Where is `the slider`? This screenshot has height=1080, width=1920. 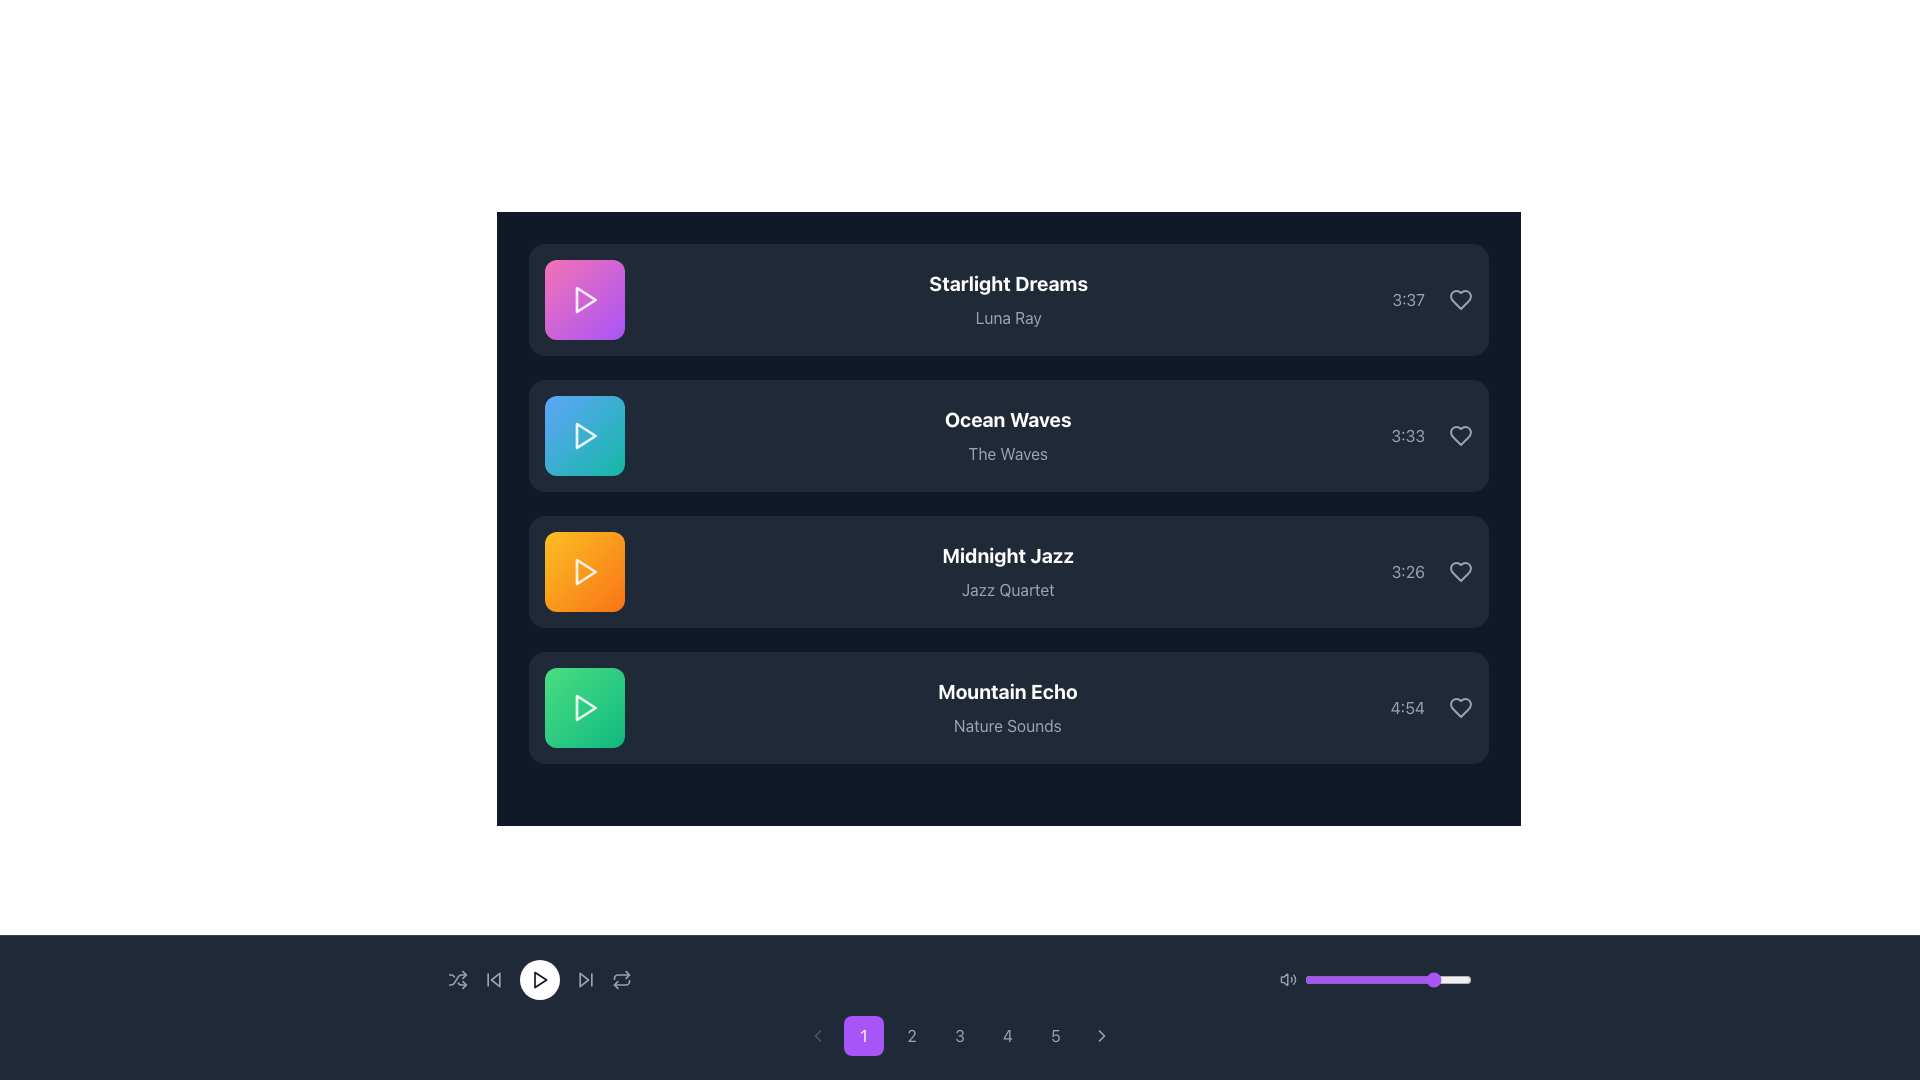
the slider is located at coordinates (1404, 978).